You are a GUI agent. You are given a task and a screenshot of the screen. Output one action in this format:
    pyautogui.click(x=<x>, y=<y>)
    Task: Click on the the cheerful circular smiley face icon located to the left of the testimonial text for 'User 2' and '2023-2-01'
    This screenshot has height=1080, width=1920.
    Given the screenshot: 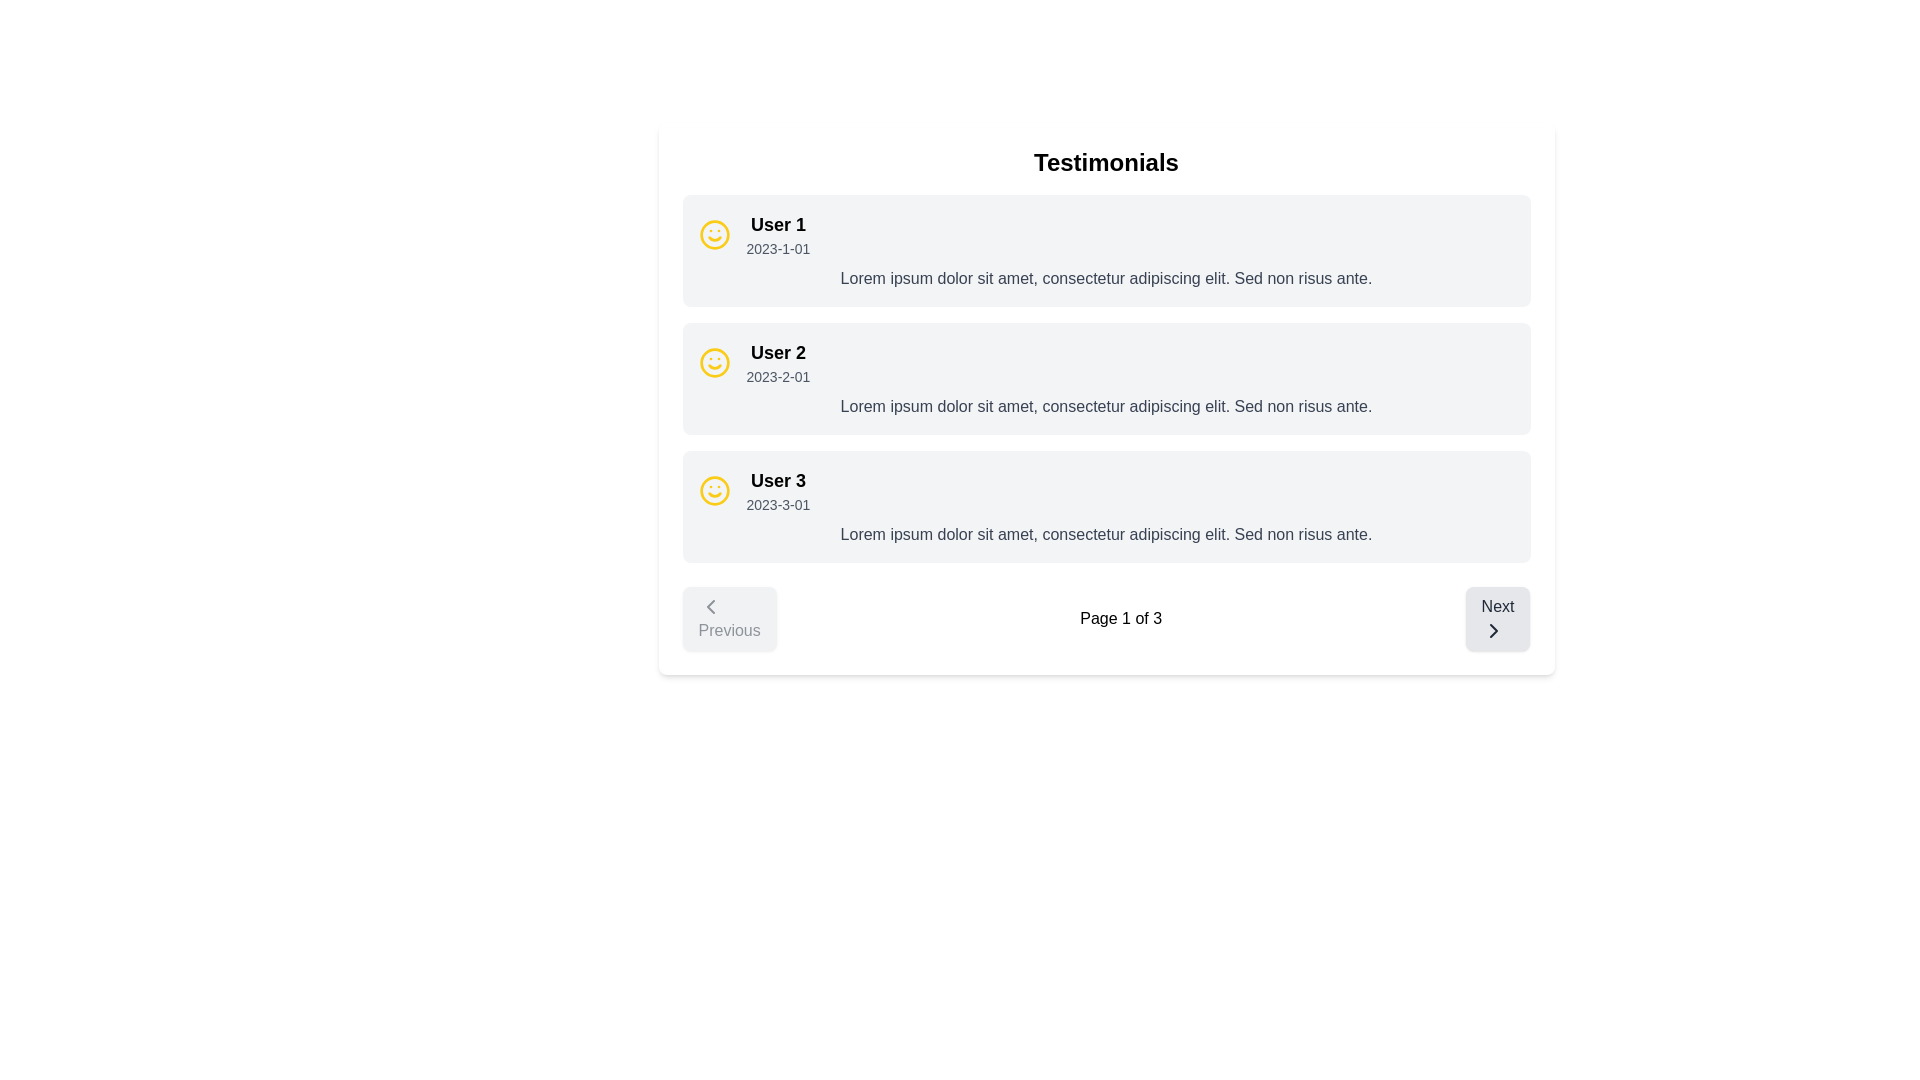 What is the action you would take?
    pyautogui.click(x=714, y=362)
    